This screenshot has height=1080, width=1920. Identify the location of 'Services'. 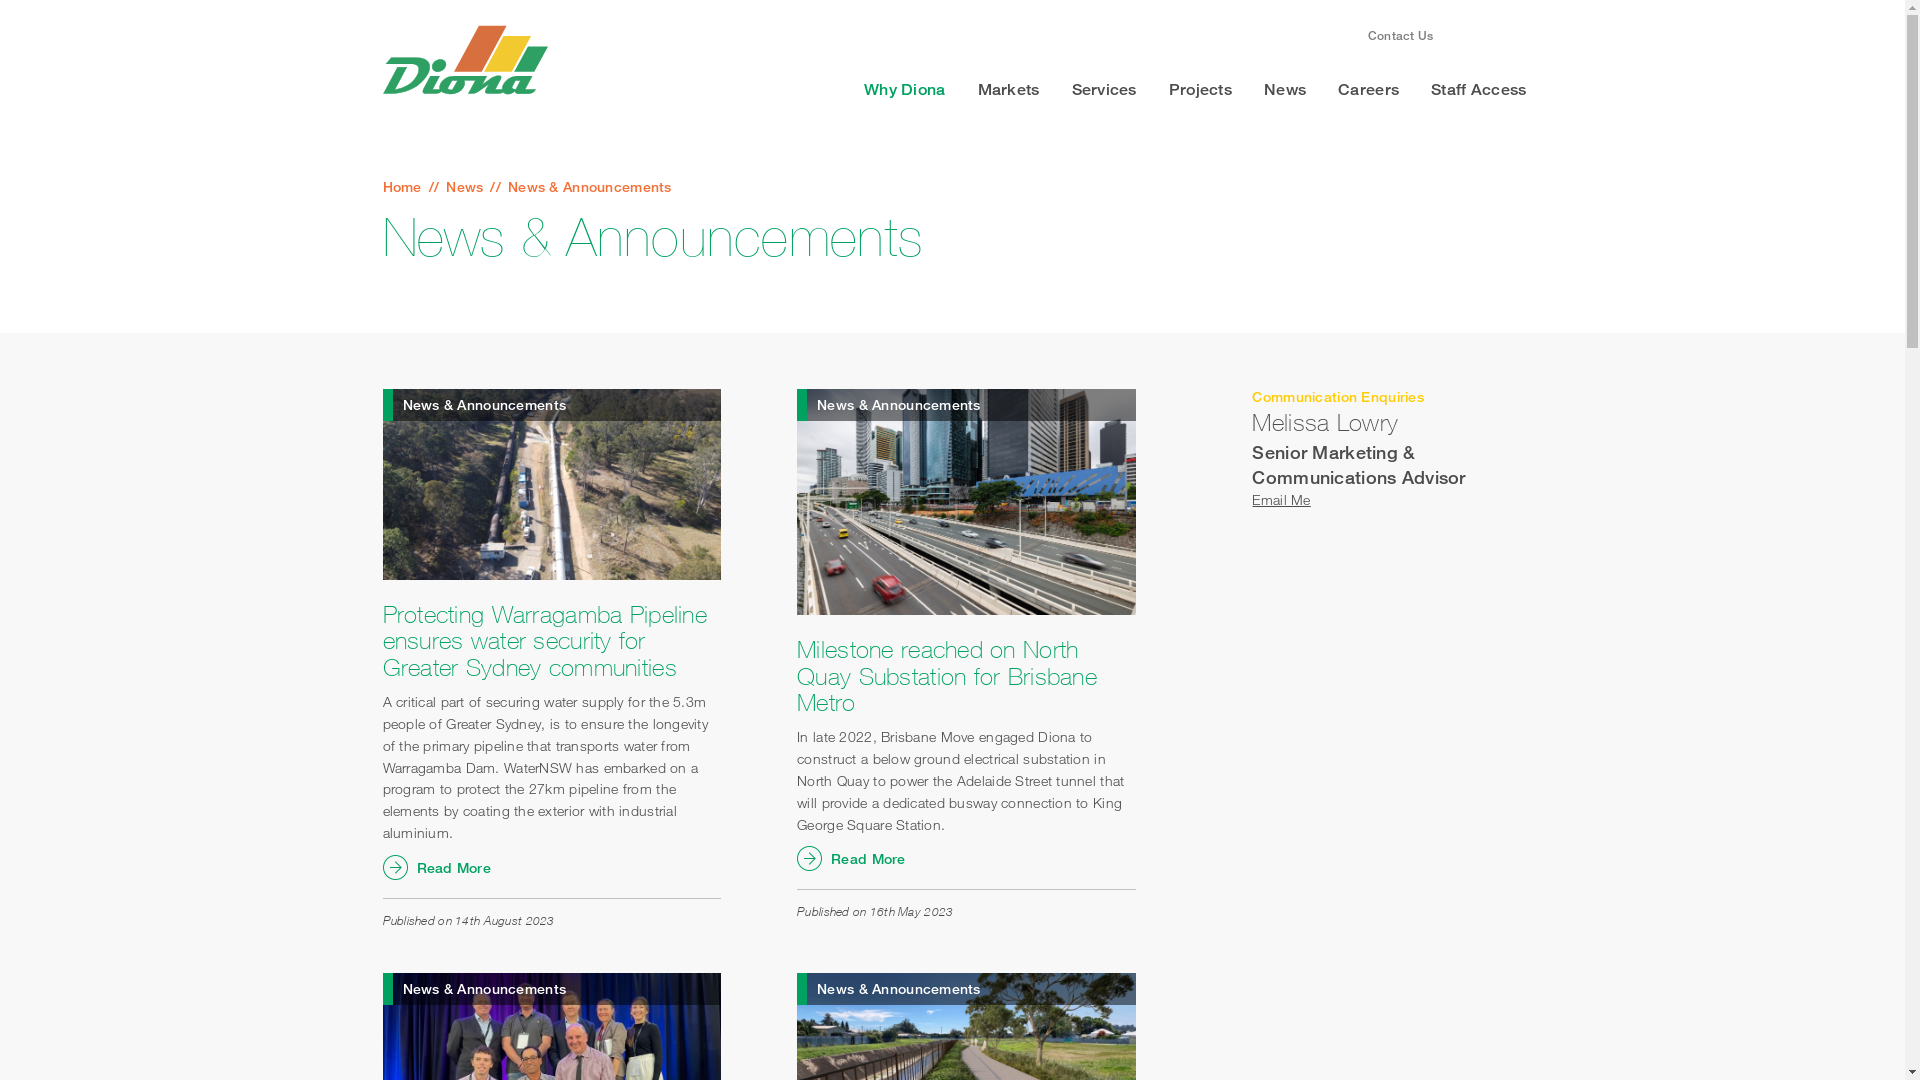
(1103, 88).